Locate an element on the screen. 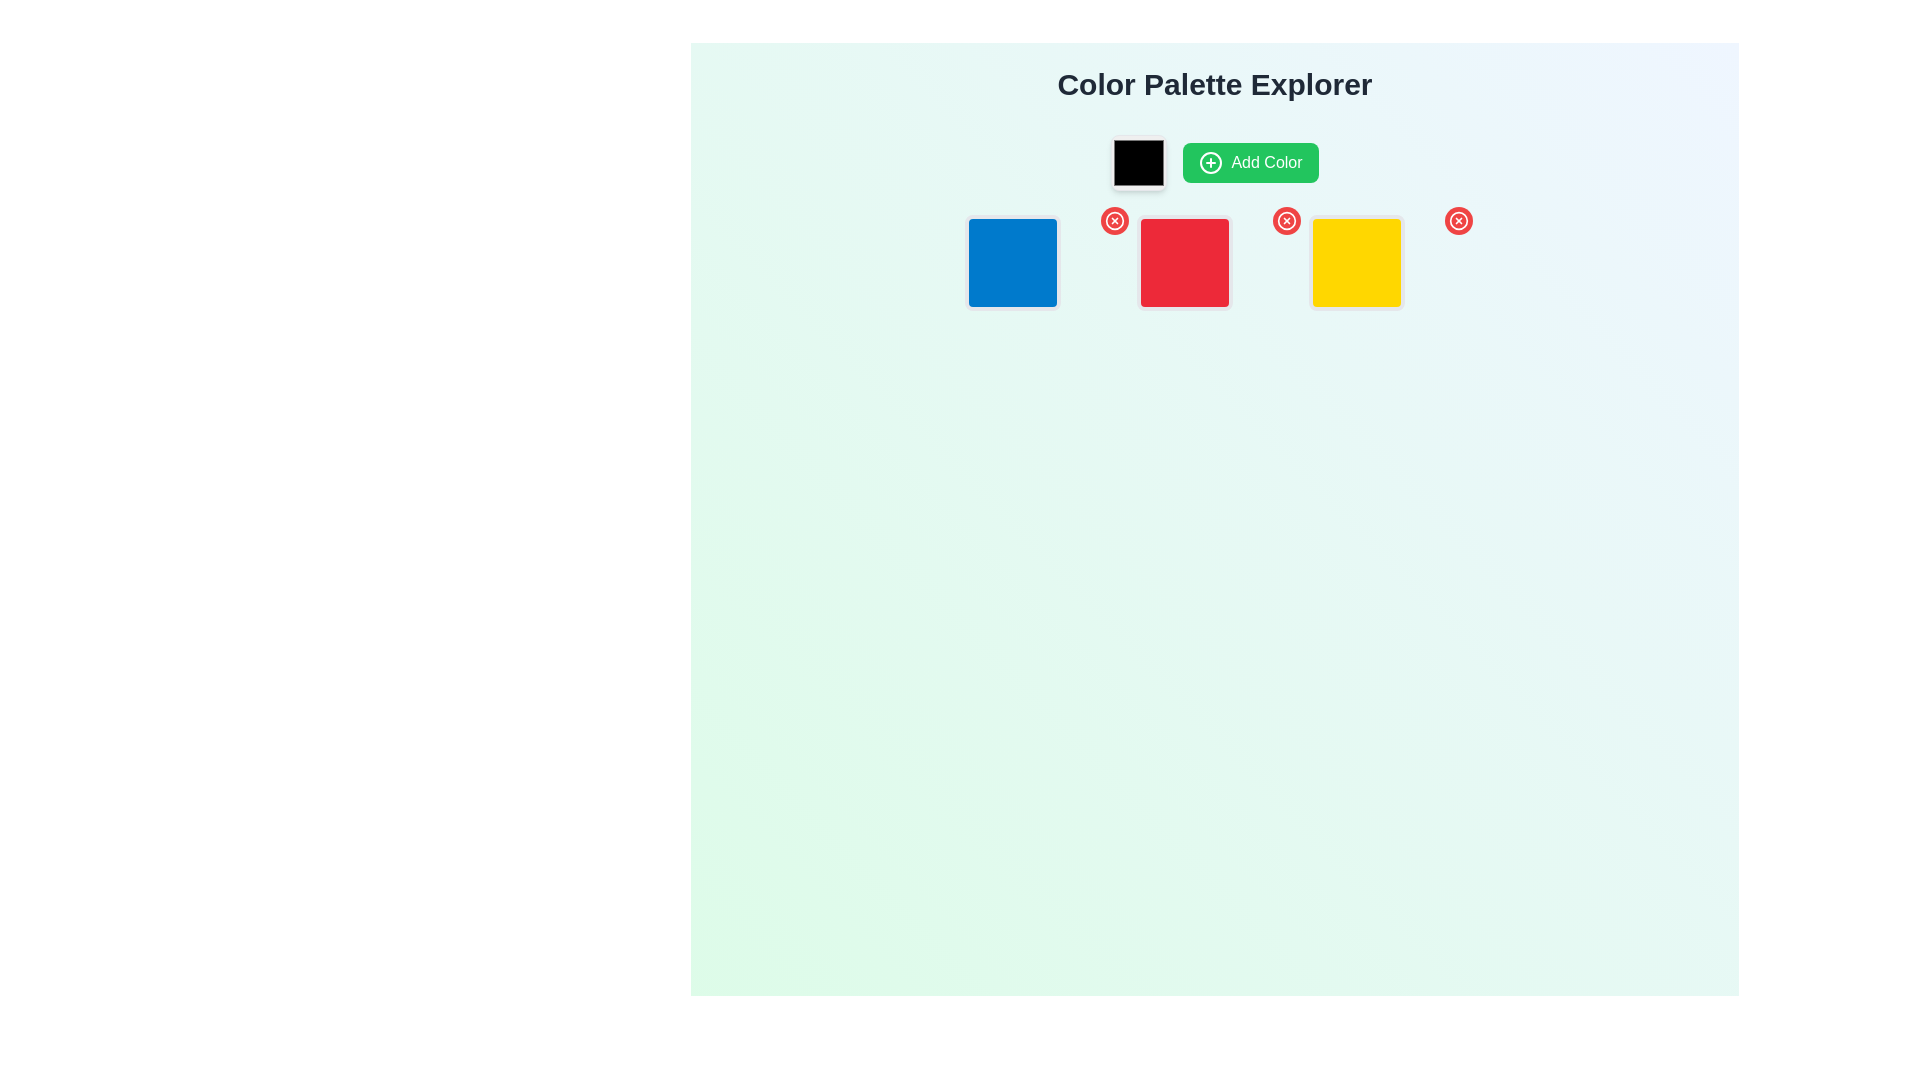 This screenshot has width=1920, height=1080. to select or interact with the middle red color block in the grid layout of color blocks is located at coordinates (1213, 261).